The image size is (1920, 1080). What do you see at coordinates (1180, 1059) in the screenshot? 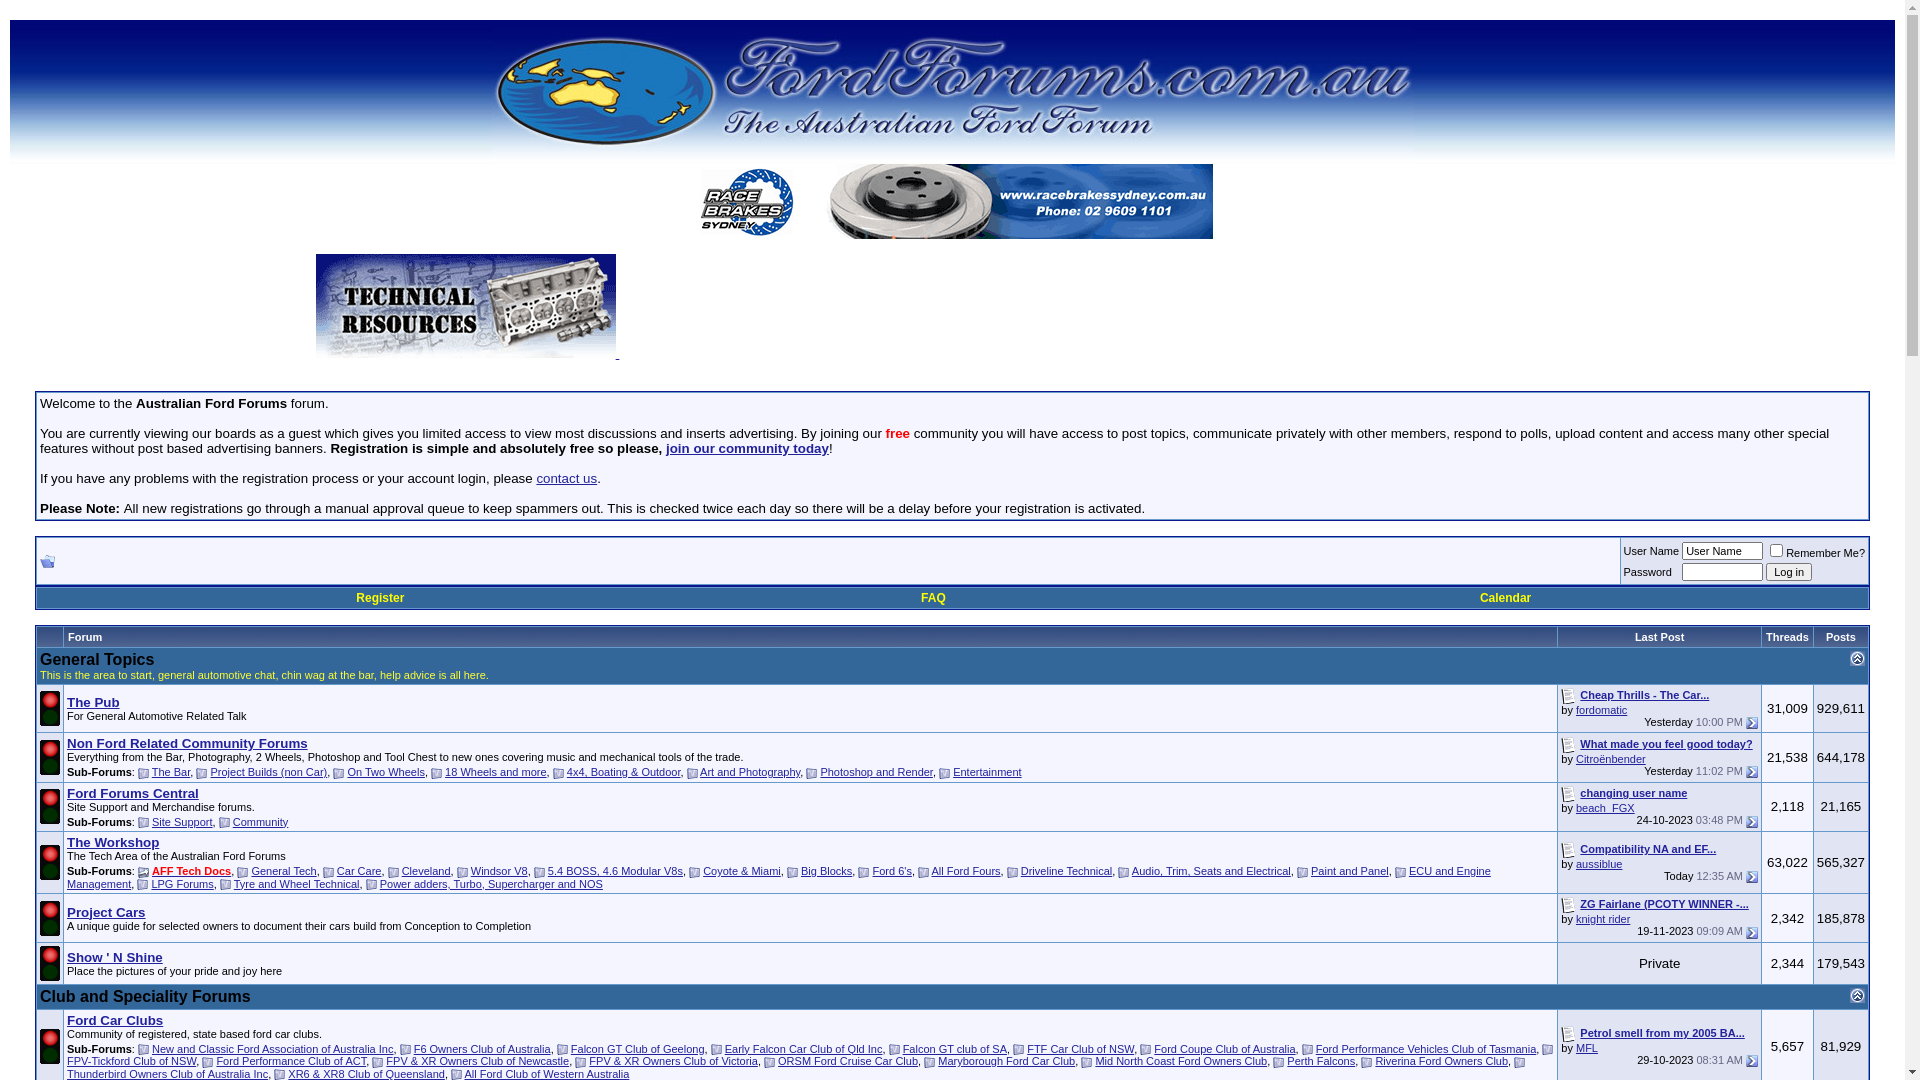
I see `'Mid North Coast Ford Owners Club'` at bounding box center [1180, 1059].